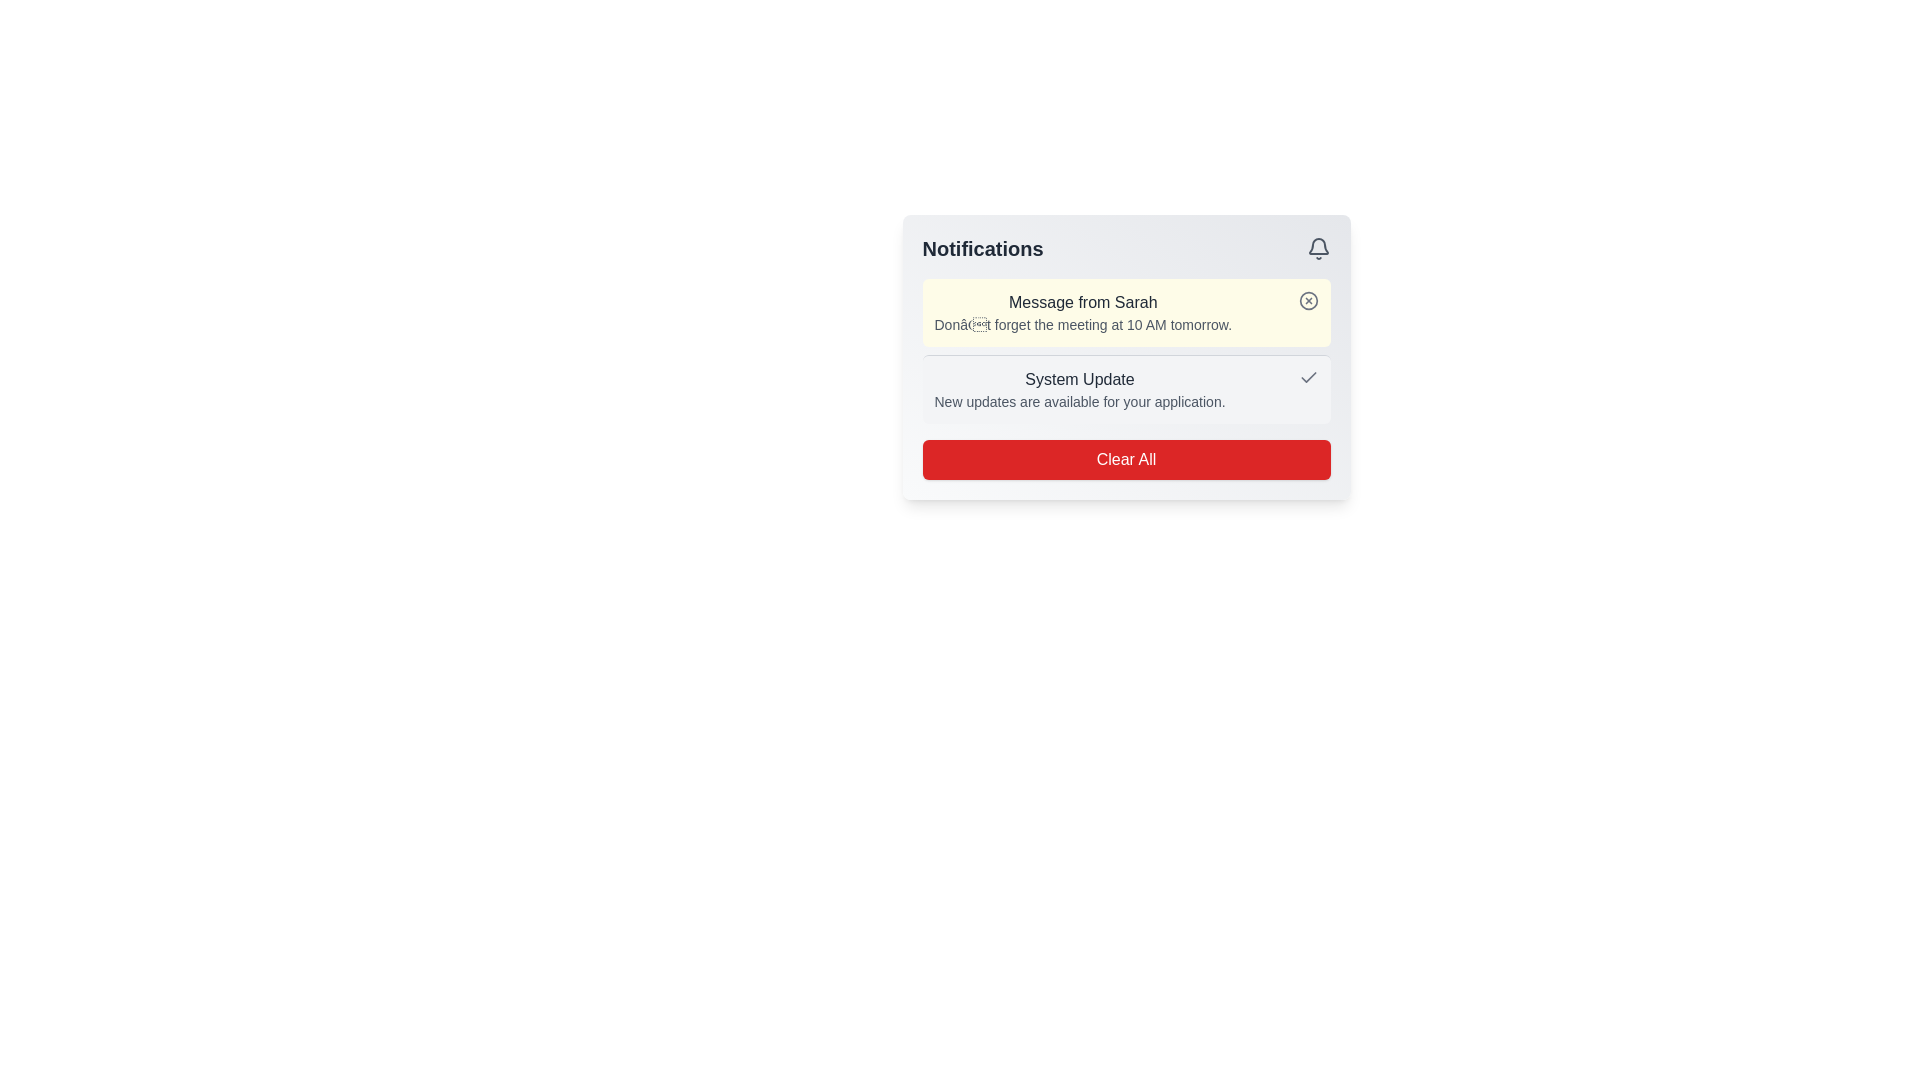 This screenshot has height=1080, width=1920. What do you see at coordinates (1079, 380) in the screenshot?
I see `'System Update' text displayed prominently in bold font on a light gray background, located centrally in the notification section` at bounding box center [1079, 380].